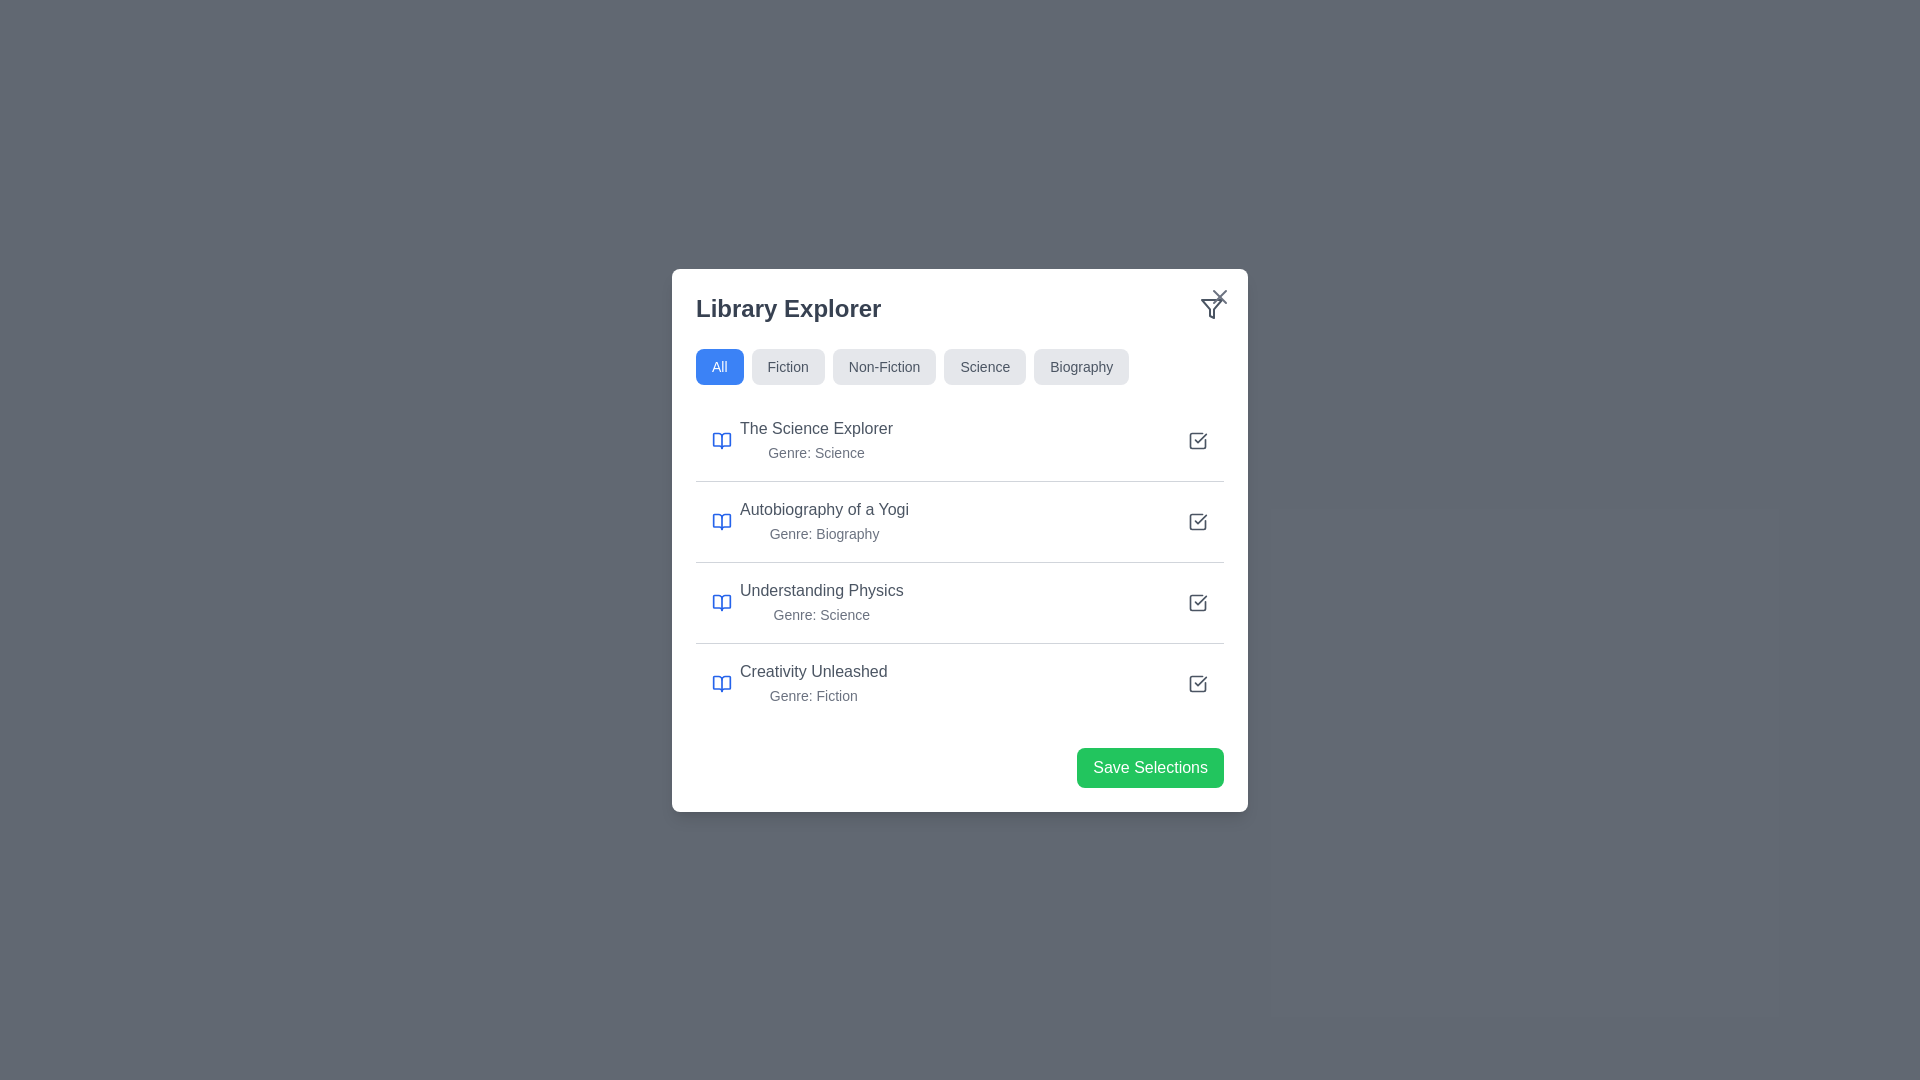 This screenshot has width=1920, height=1080. I want to click on the checkbox input control for the 'Autobiography of a Yogi' item, so click(1198, 520).